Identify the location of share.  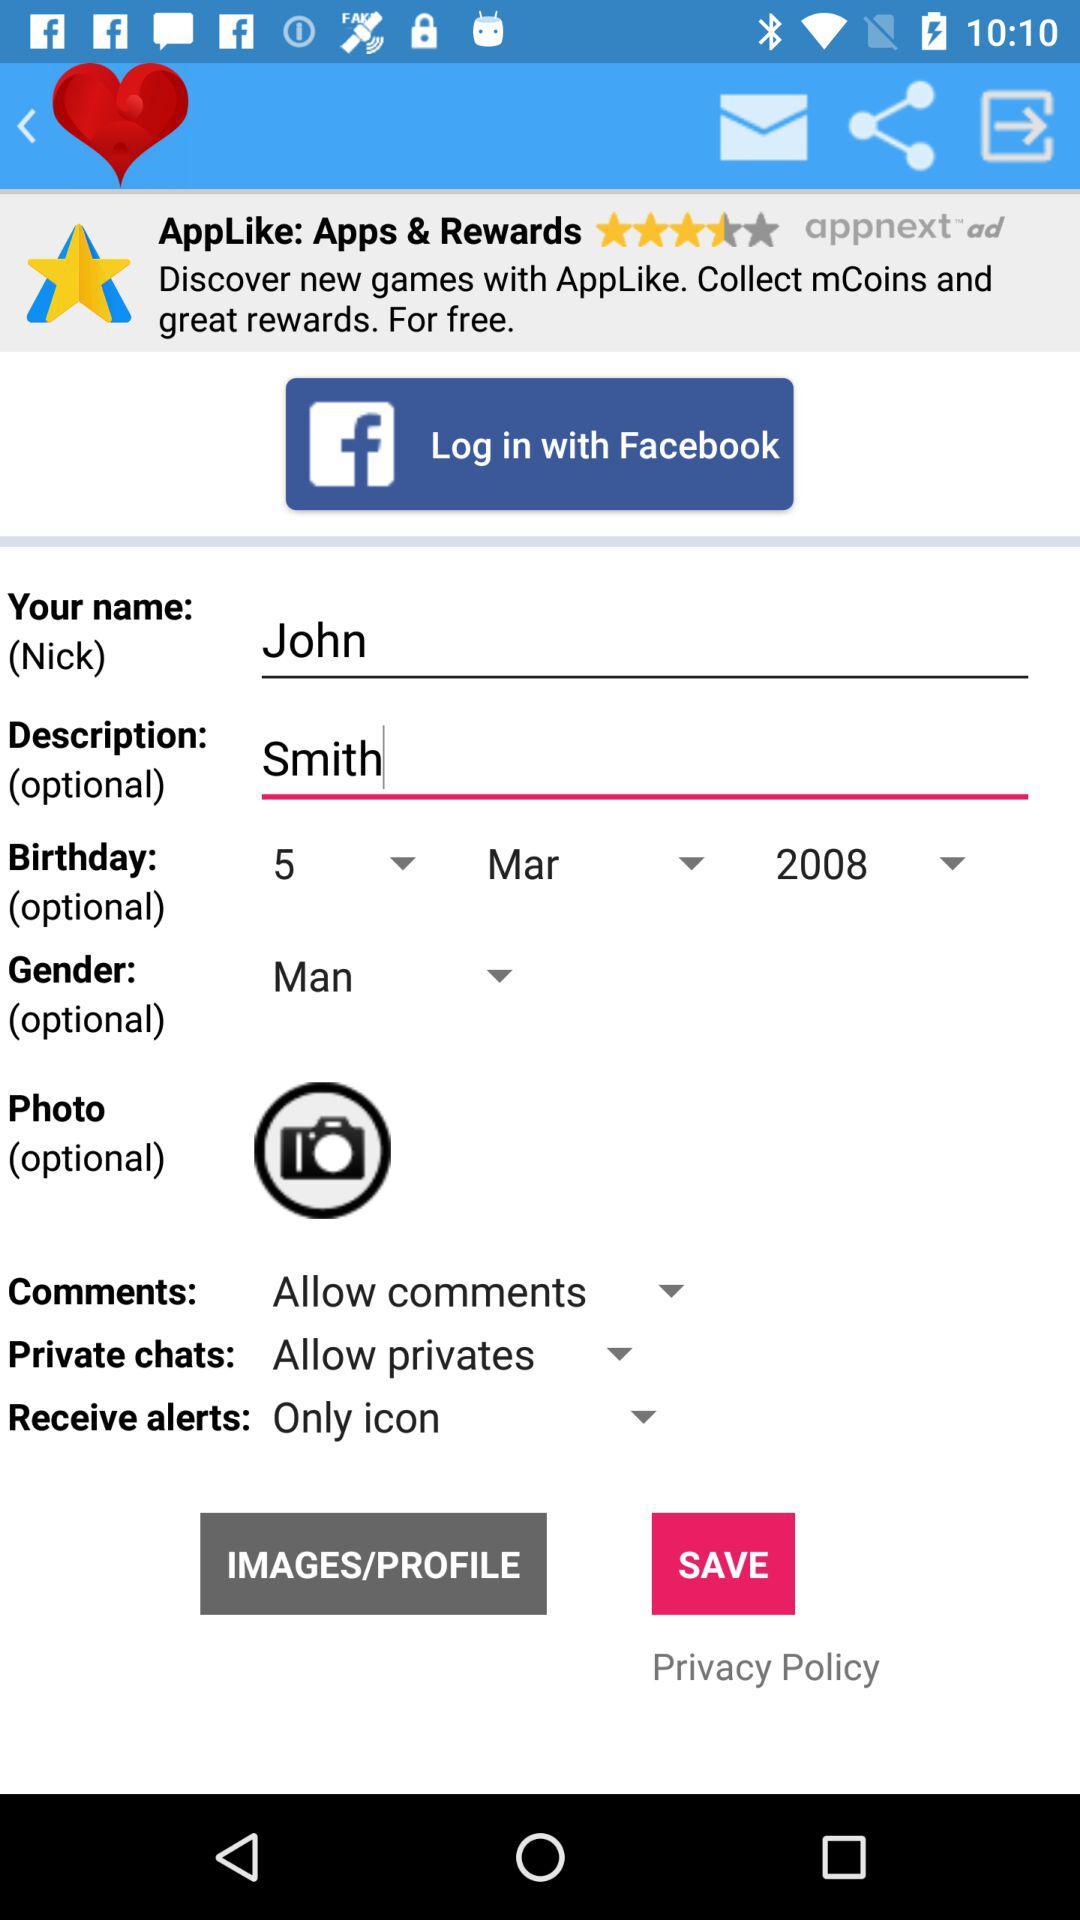
(890, 124).